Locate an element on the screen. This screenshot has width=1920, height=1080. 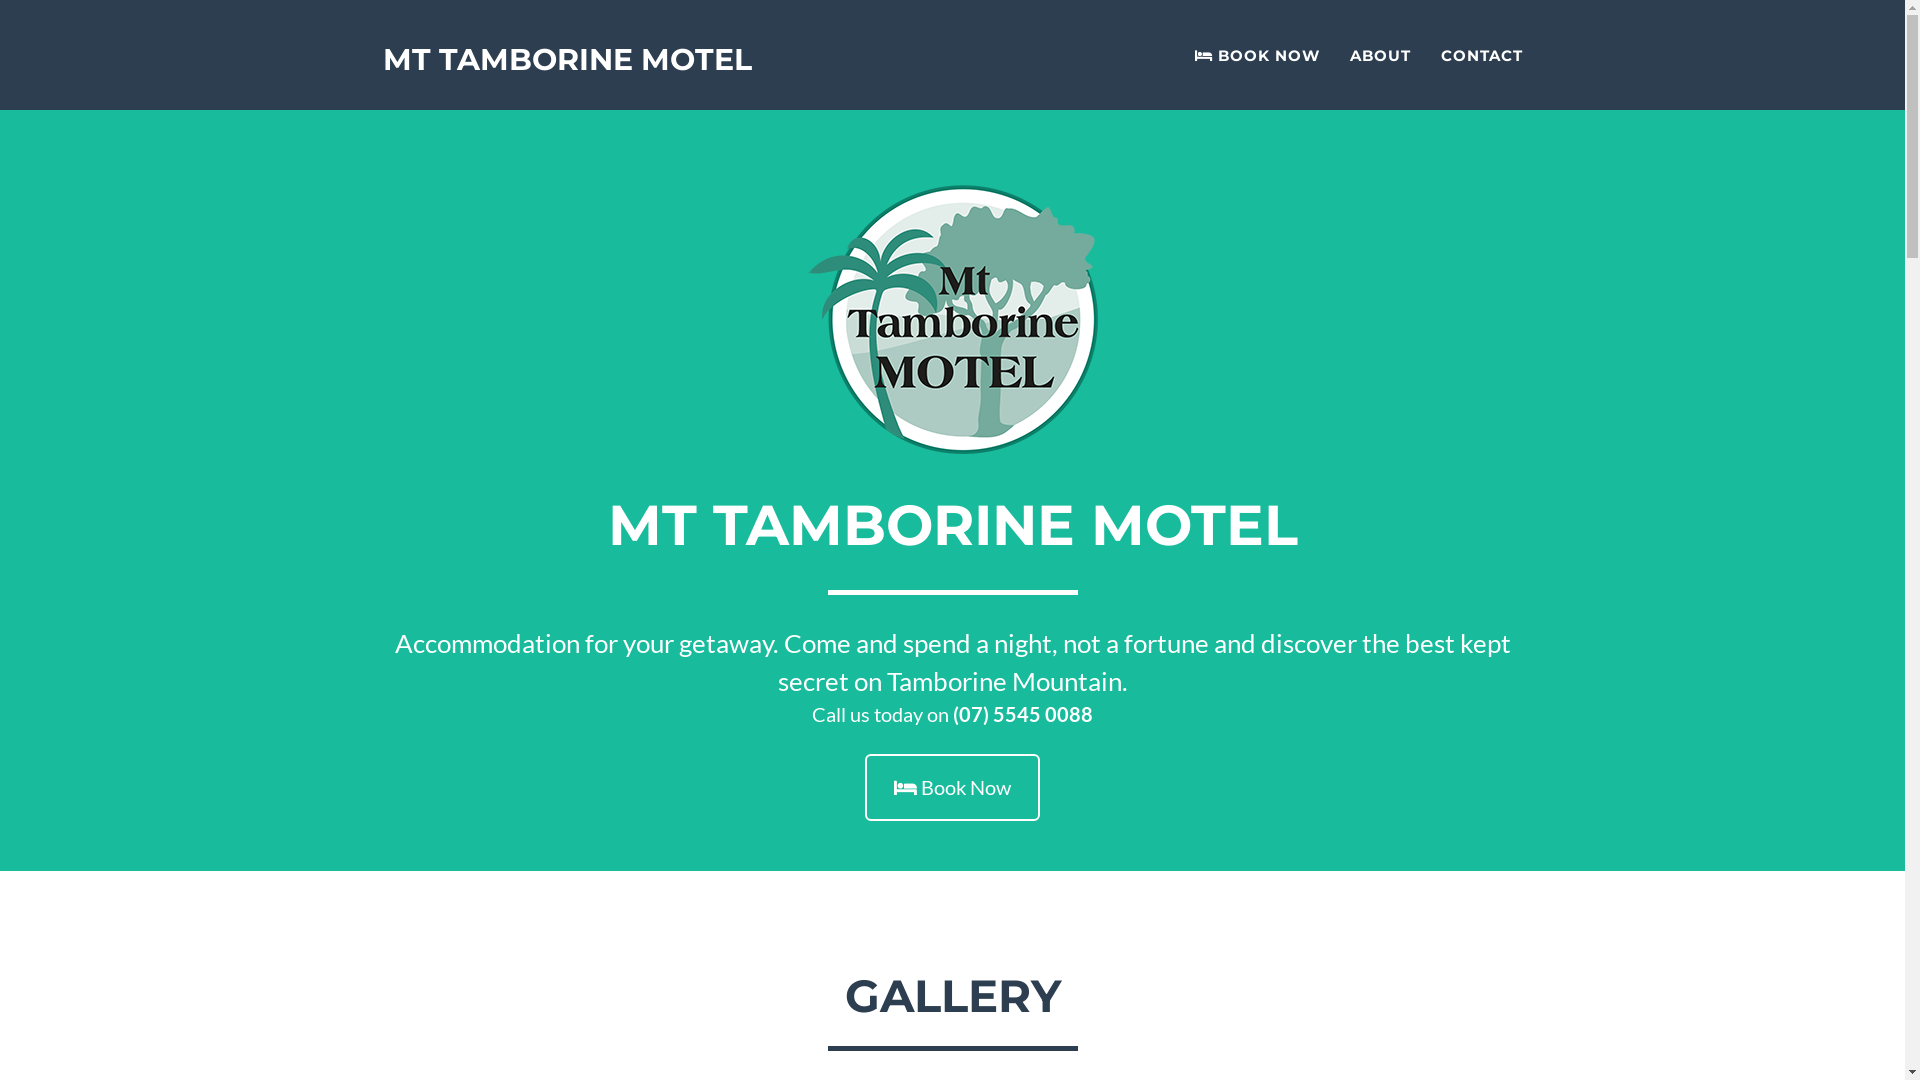
'ABOUT' is located at coordinates (1378, 53).